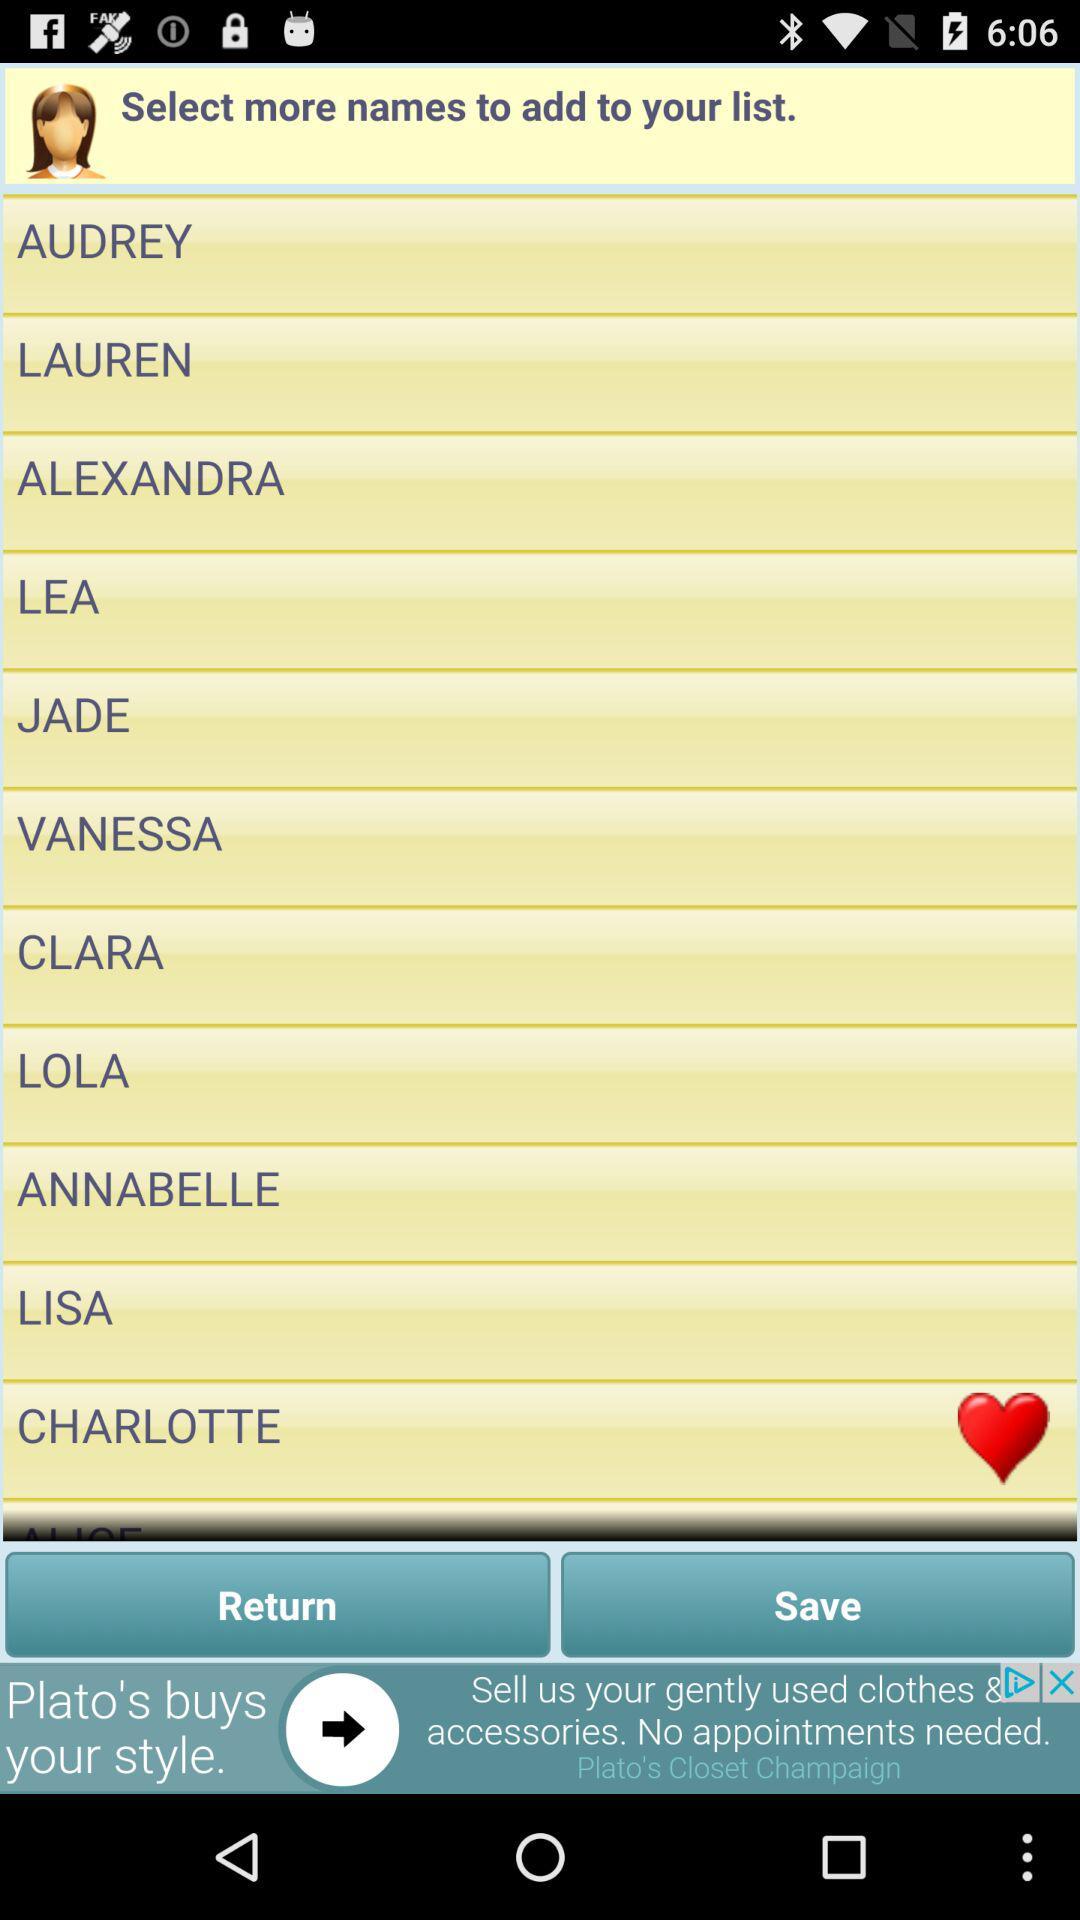 This screenshot has width=1080, height=1920. What do you see at coordinates (1003, 490) in the screenshot?
I see `alexandra` at bounding box center [1003, 490].